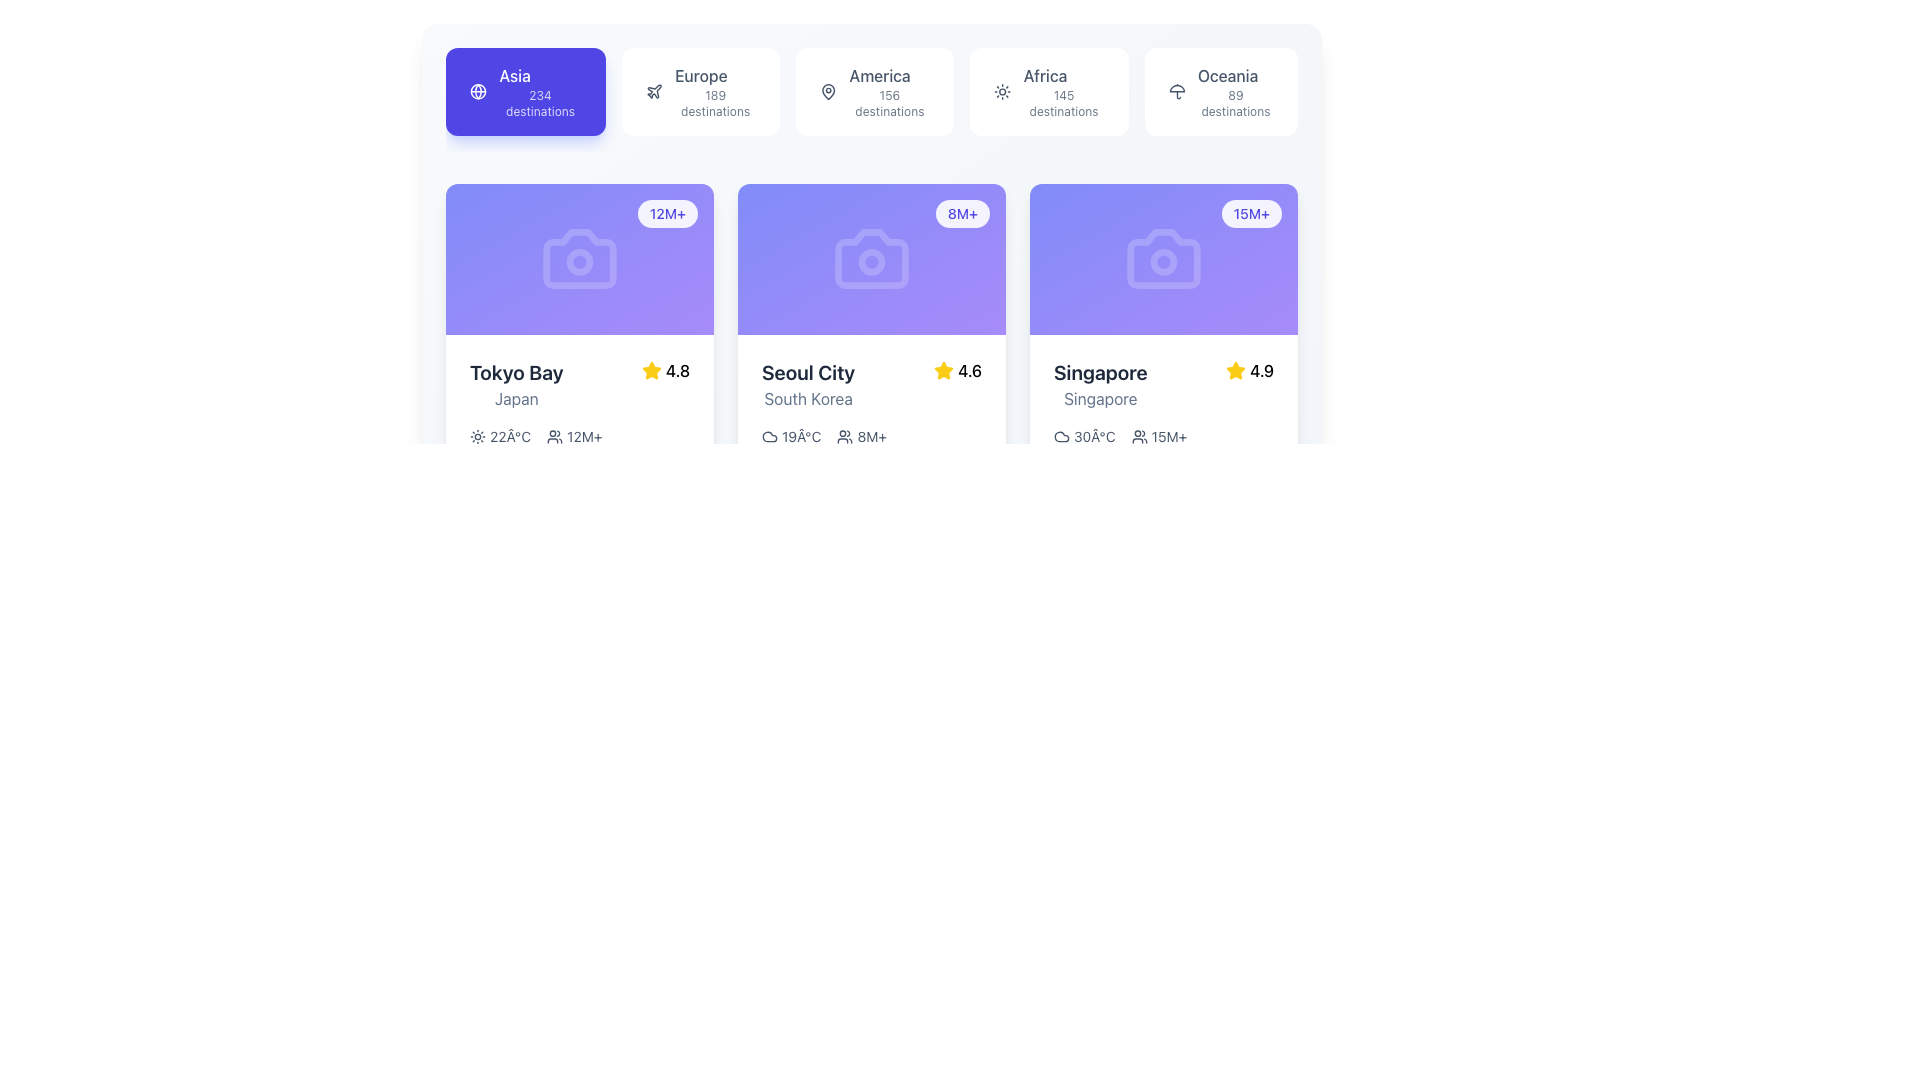 Image resolution: width=1920 pixels, height=1080 pixels. I want to click on the text element displaying 'America' located at the top of the third card in a horizontal list of cards, so click(880, 75).